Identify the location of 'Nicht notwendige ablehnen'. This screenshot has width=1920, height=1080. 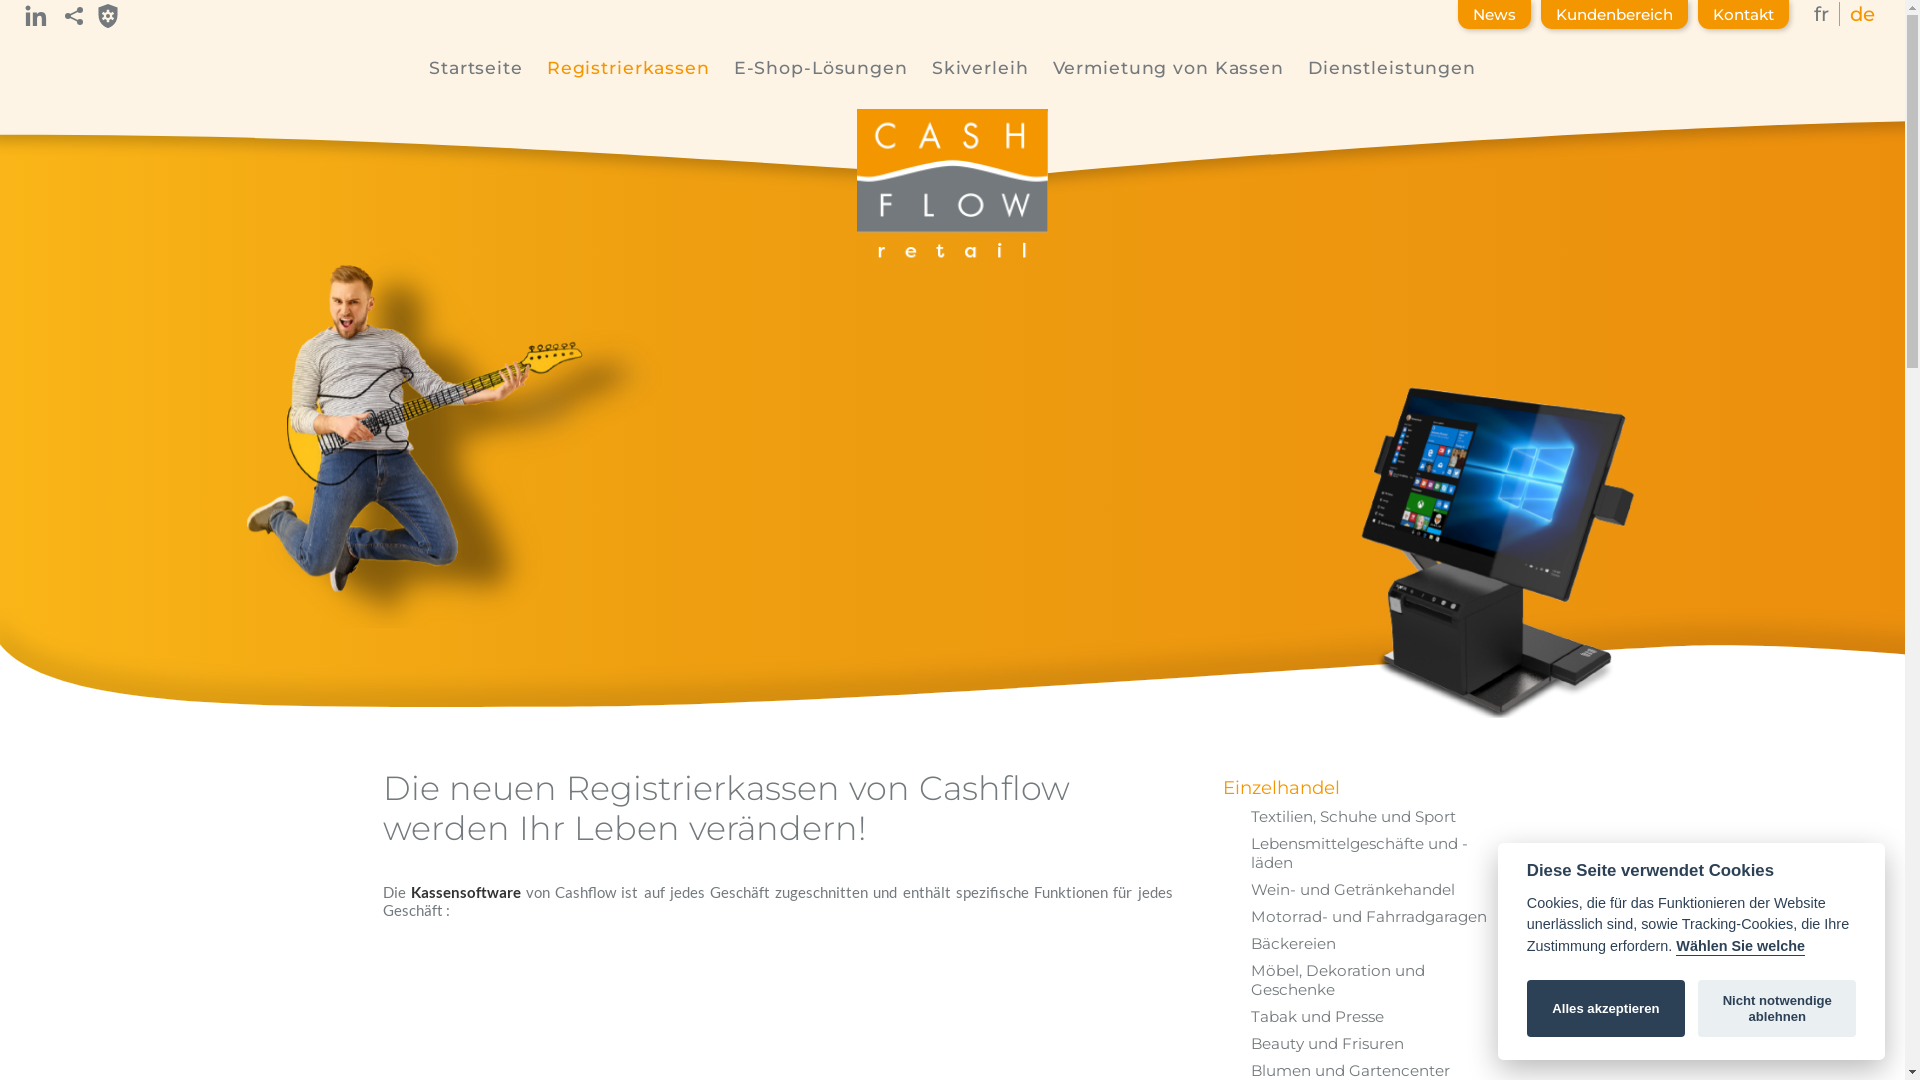
(1776, 1009).